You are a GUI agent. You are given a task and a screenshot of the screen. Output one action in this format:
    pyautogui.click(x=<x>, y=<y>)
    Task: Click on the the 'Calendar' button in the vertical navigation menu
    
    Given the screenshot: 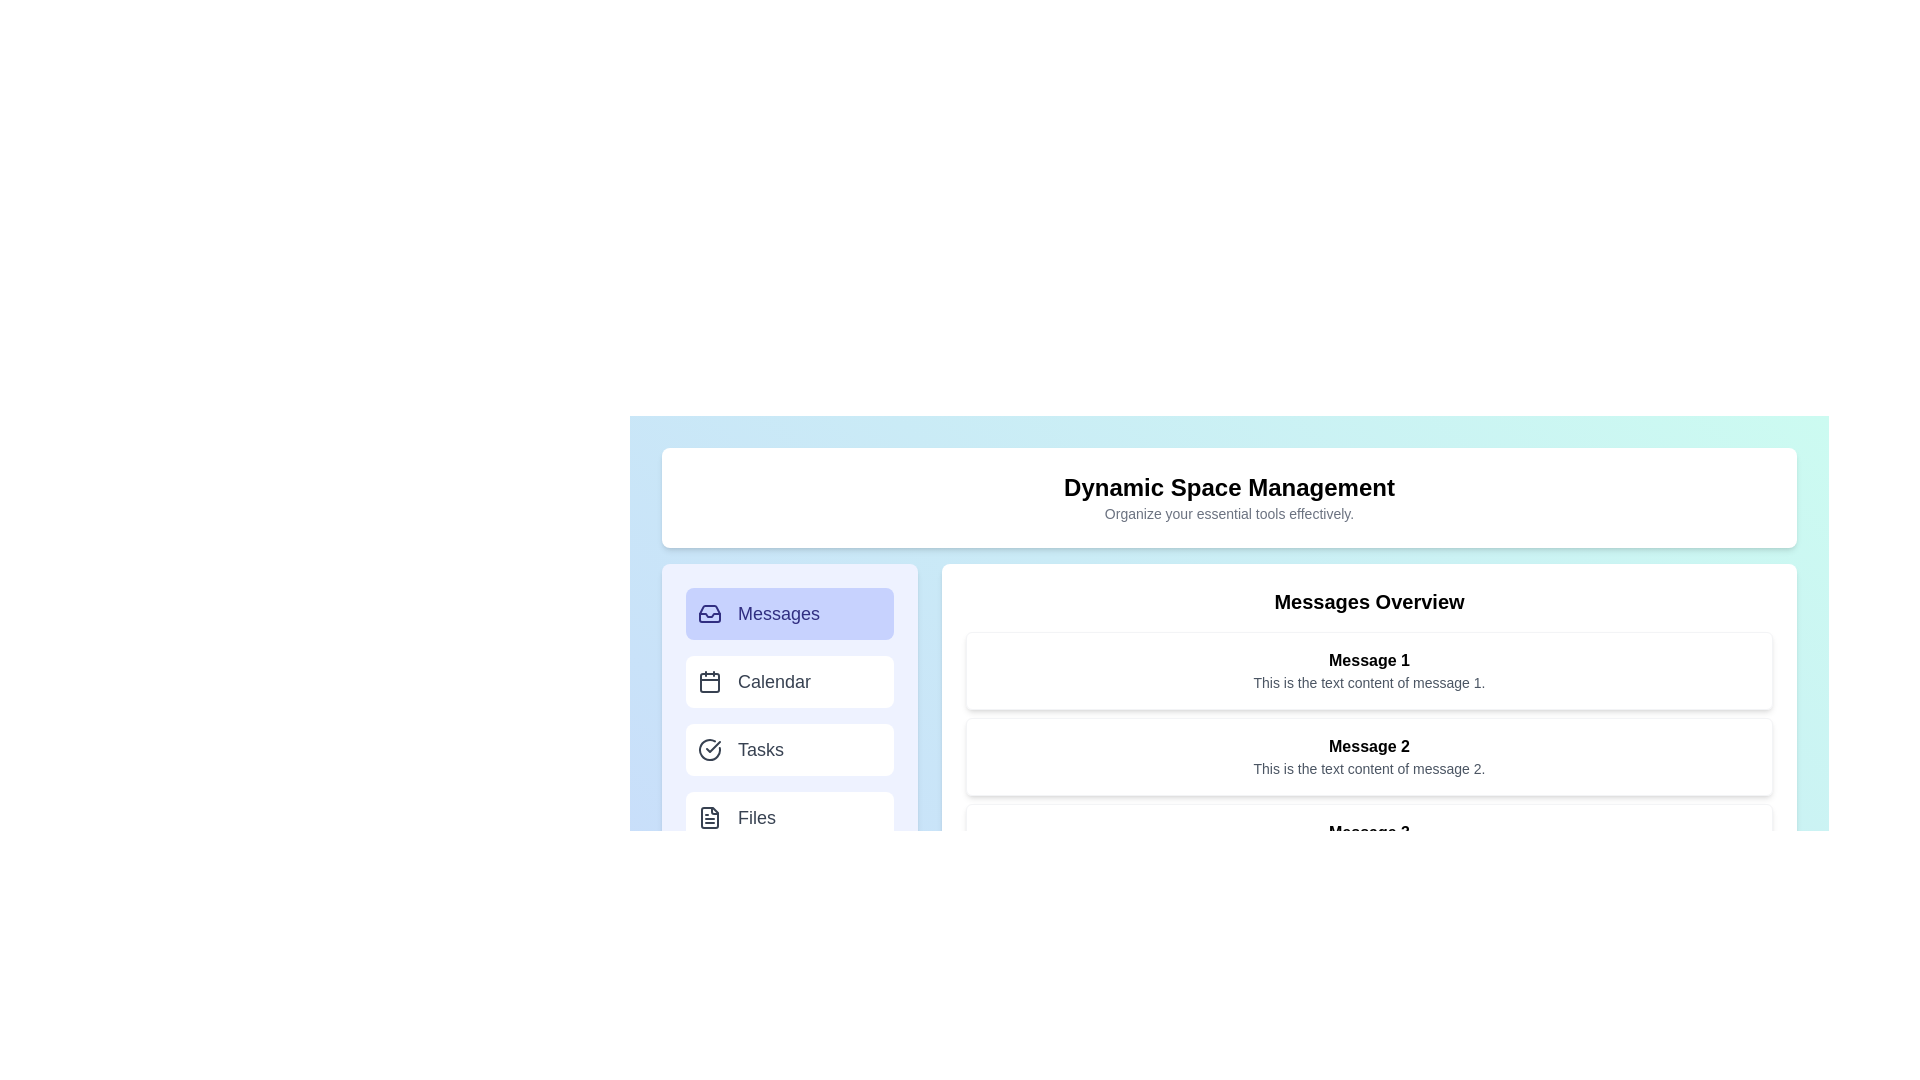 What is the action you would take?
    pyautogui.click(x=789, y=715)
    